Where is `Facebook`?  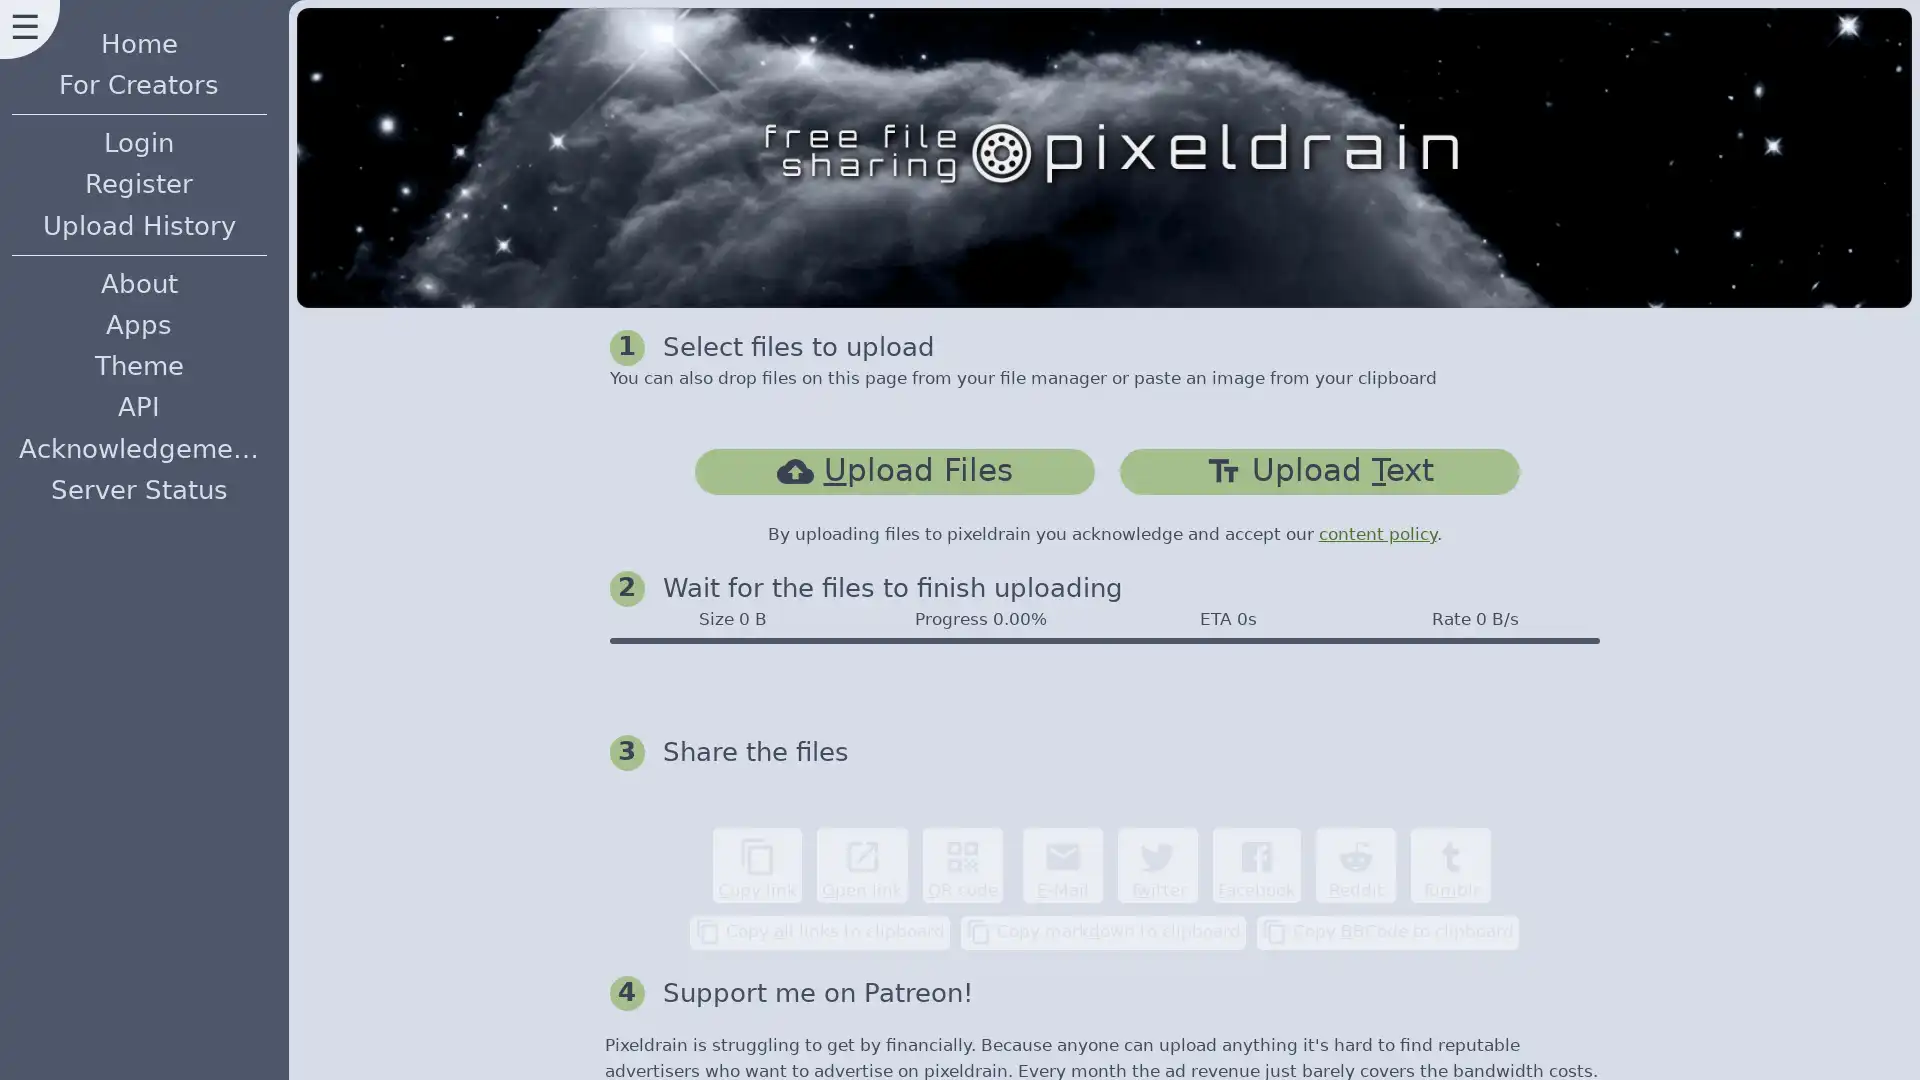
Facebook is located at coordinates (1256, 864).